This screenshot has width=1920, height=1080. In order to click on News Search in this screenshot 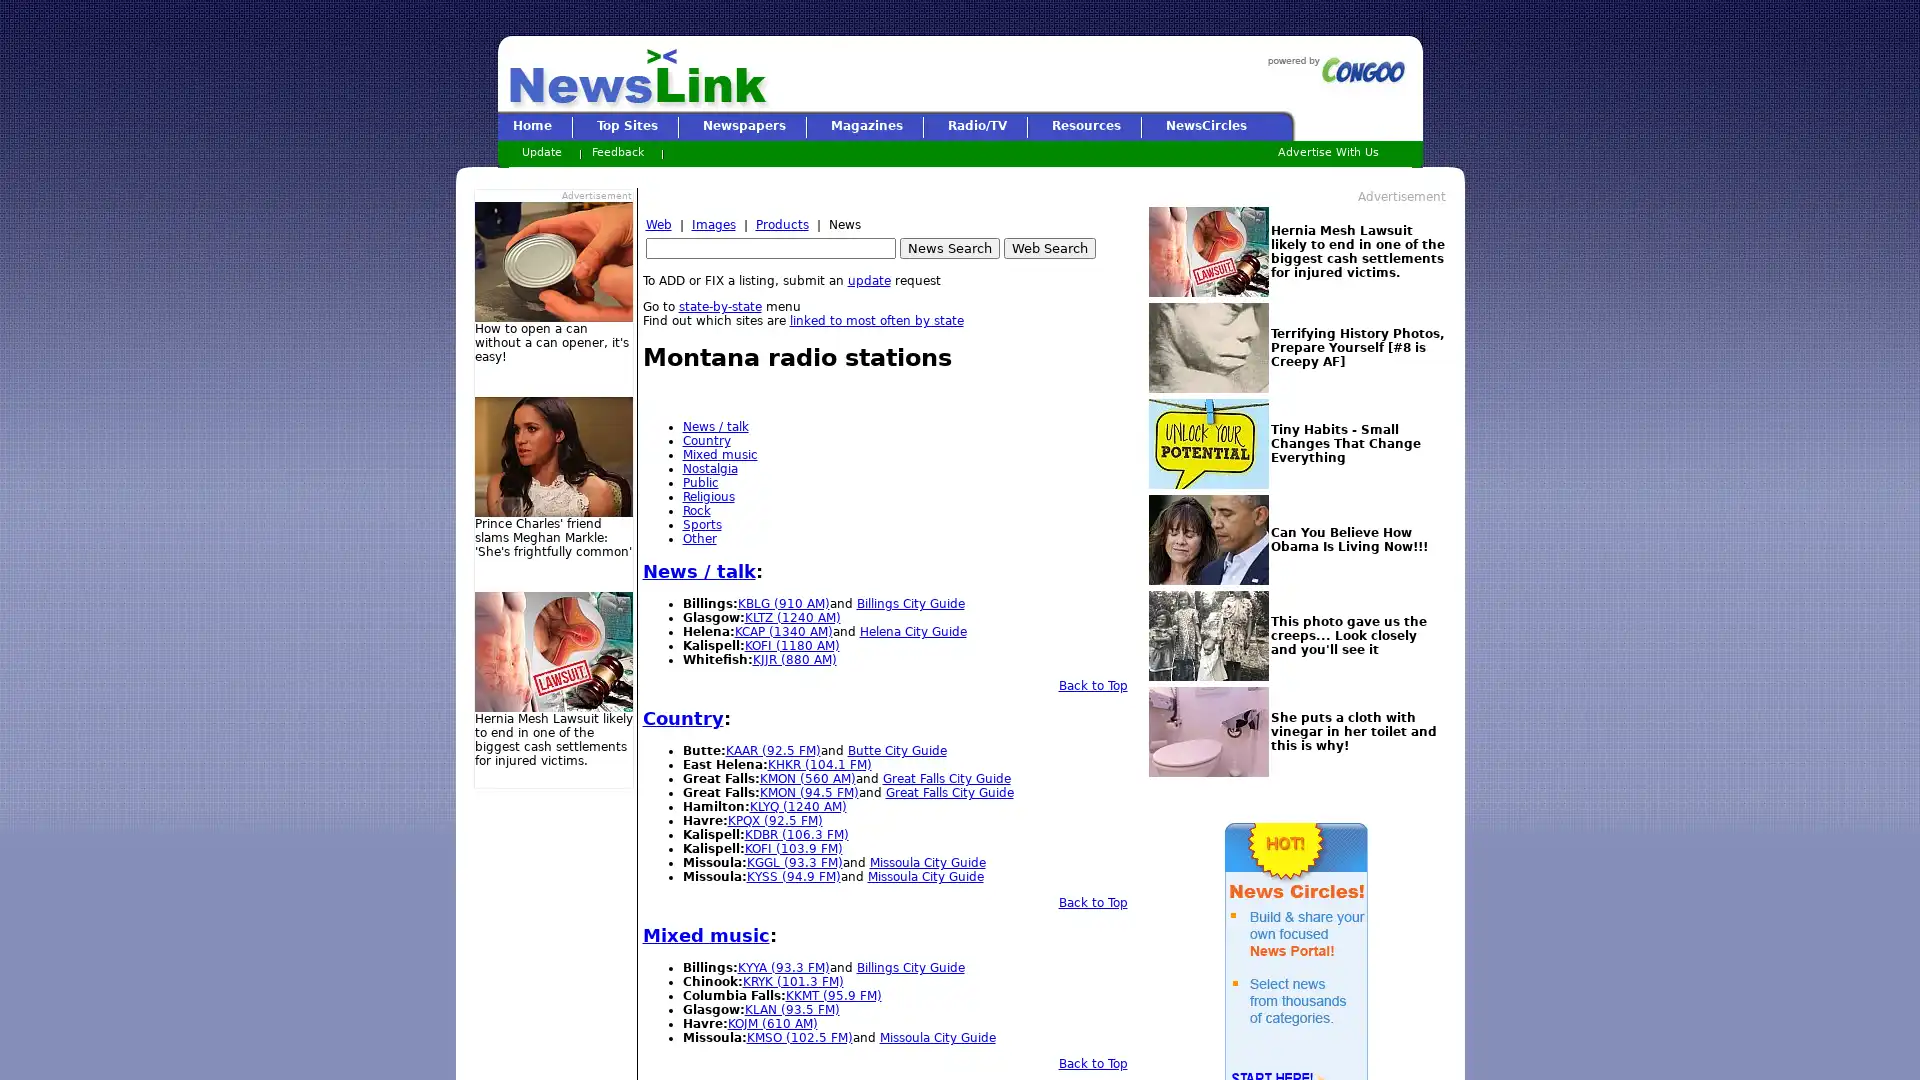, I will do `click(948, 247)`.